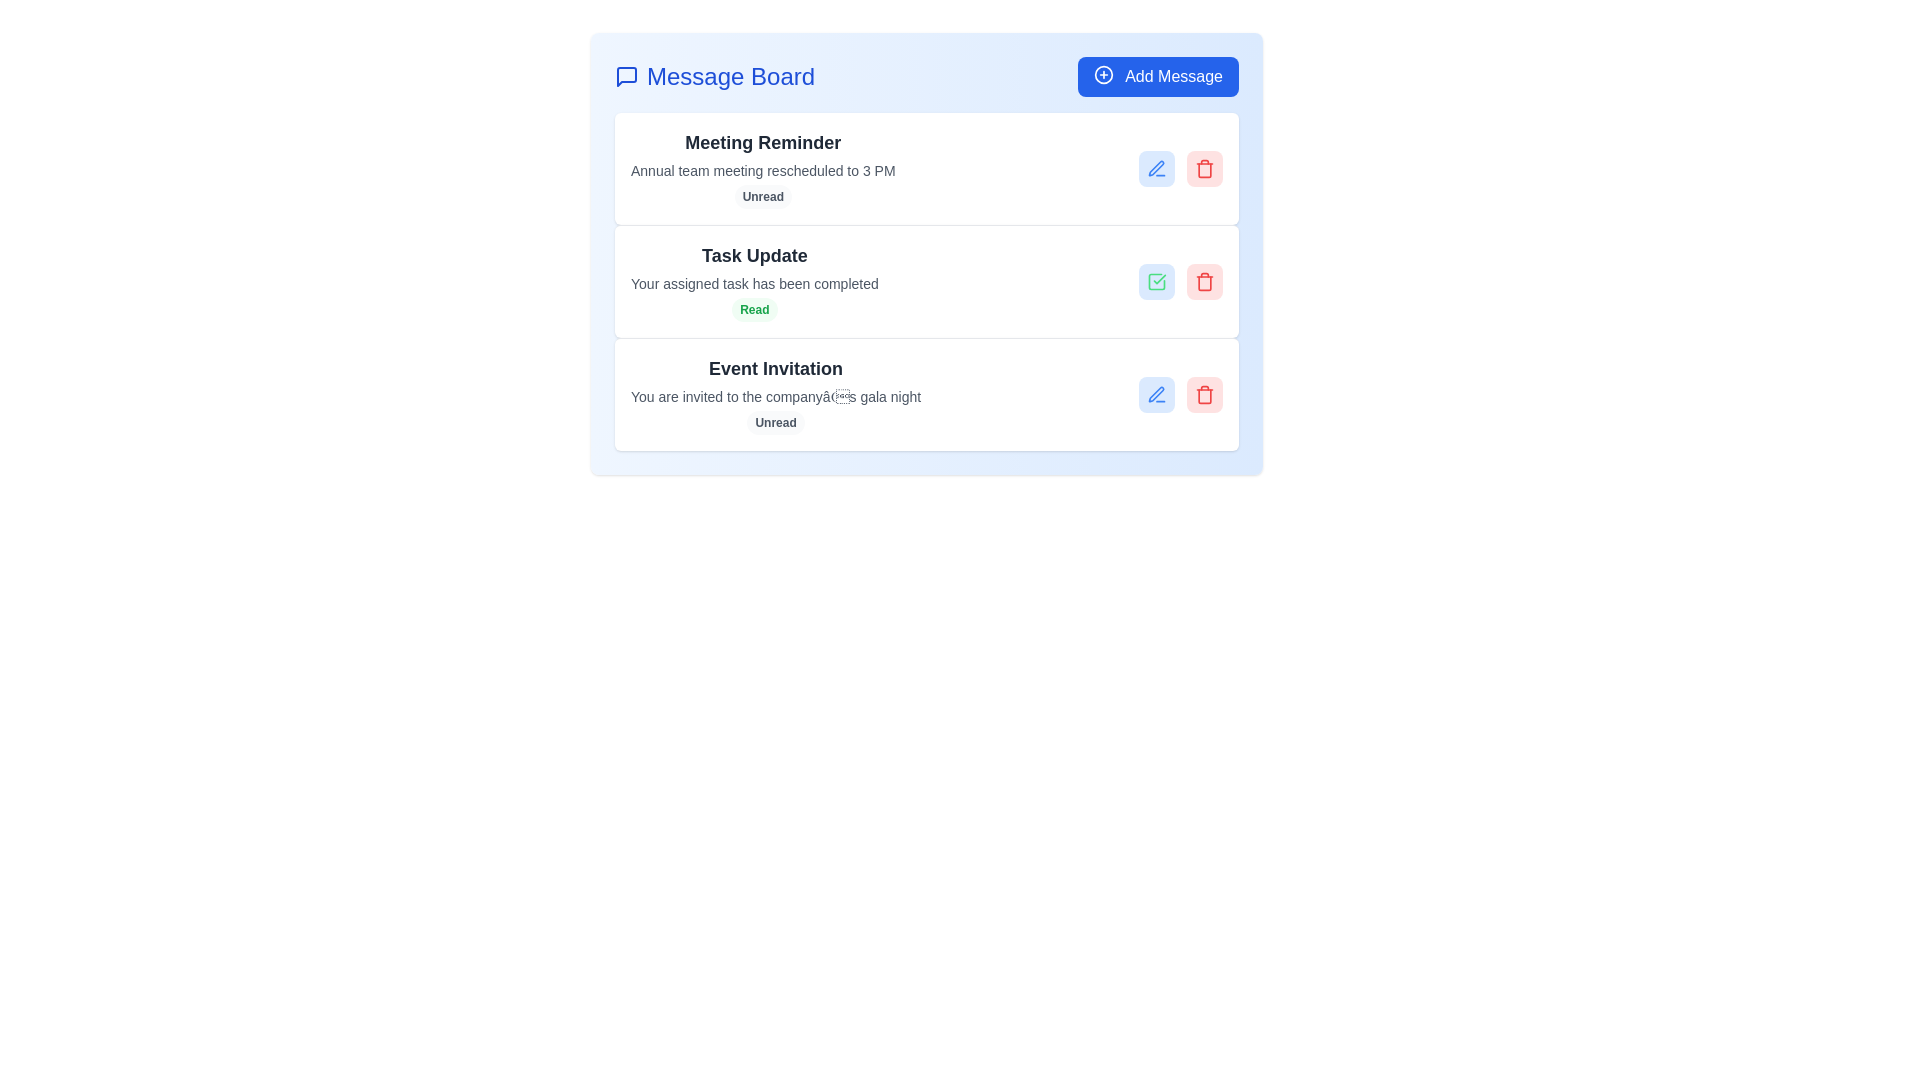 This screenshot has height=1080, width=1920. I want to click on the content of the bold 'Event Invitation' text heading located under the 'Task Update' section, so click(775, 369).